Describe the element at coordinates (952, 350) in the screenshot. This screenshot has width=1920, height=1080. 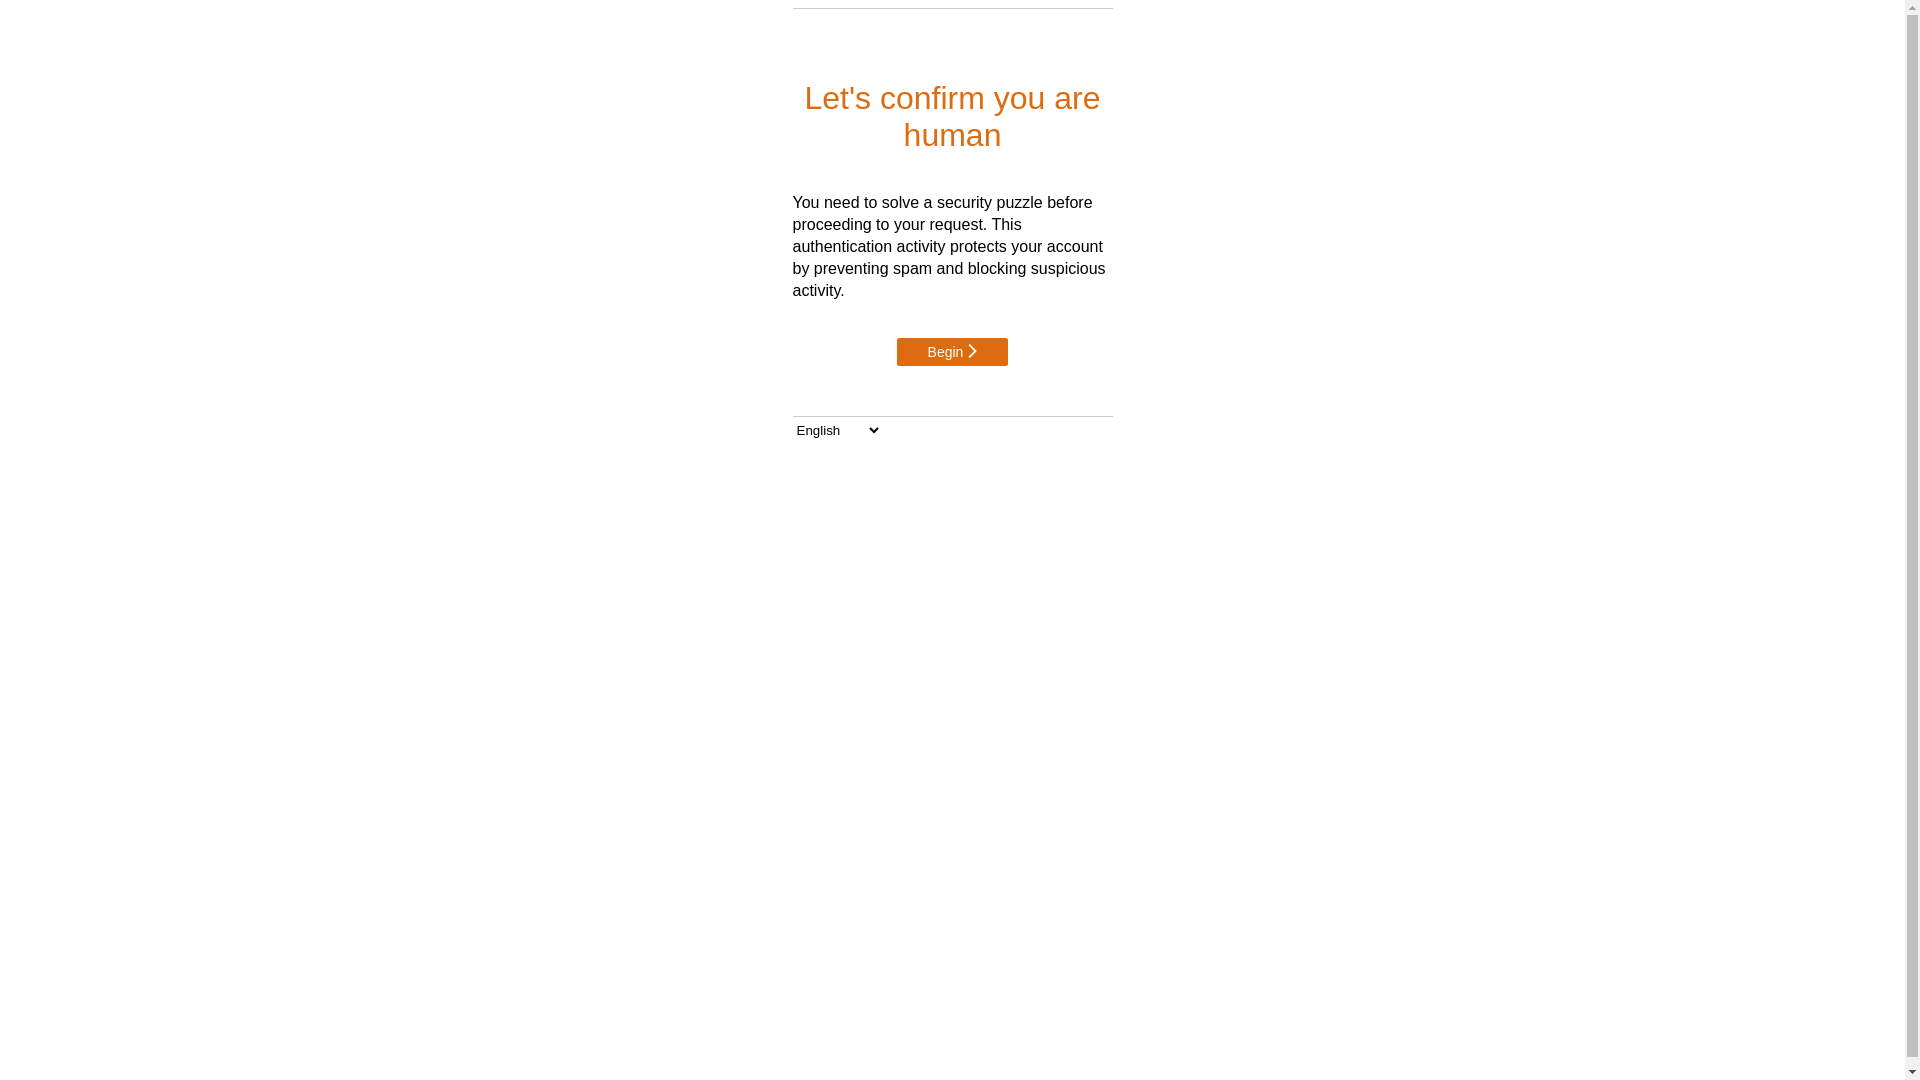
I see `'Begin'` at that location.